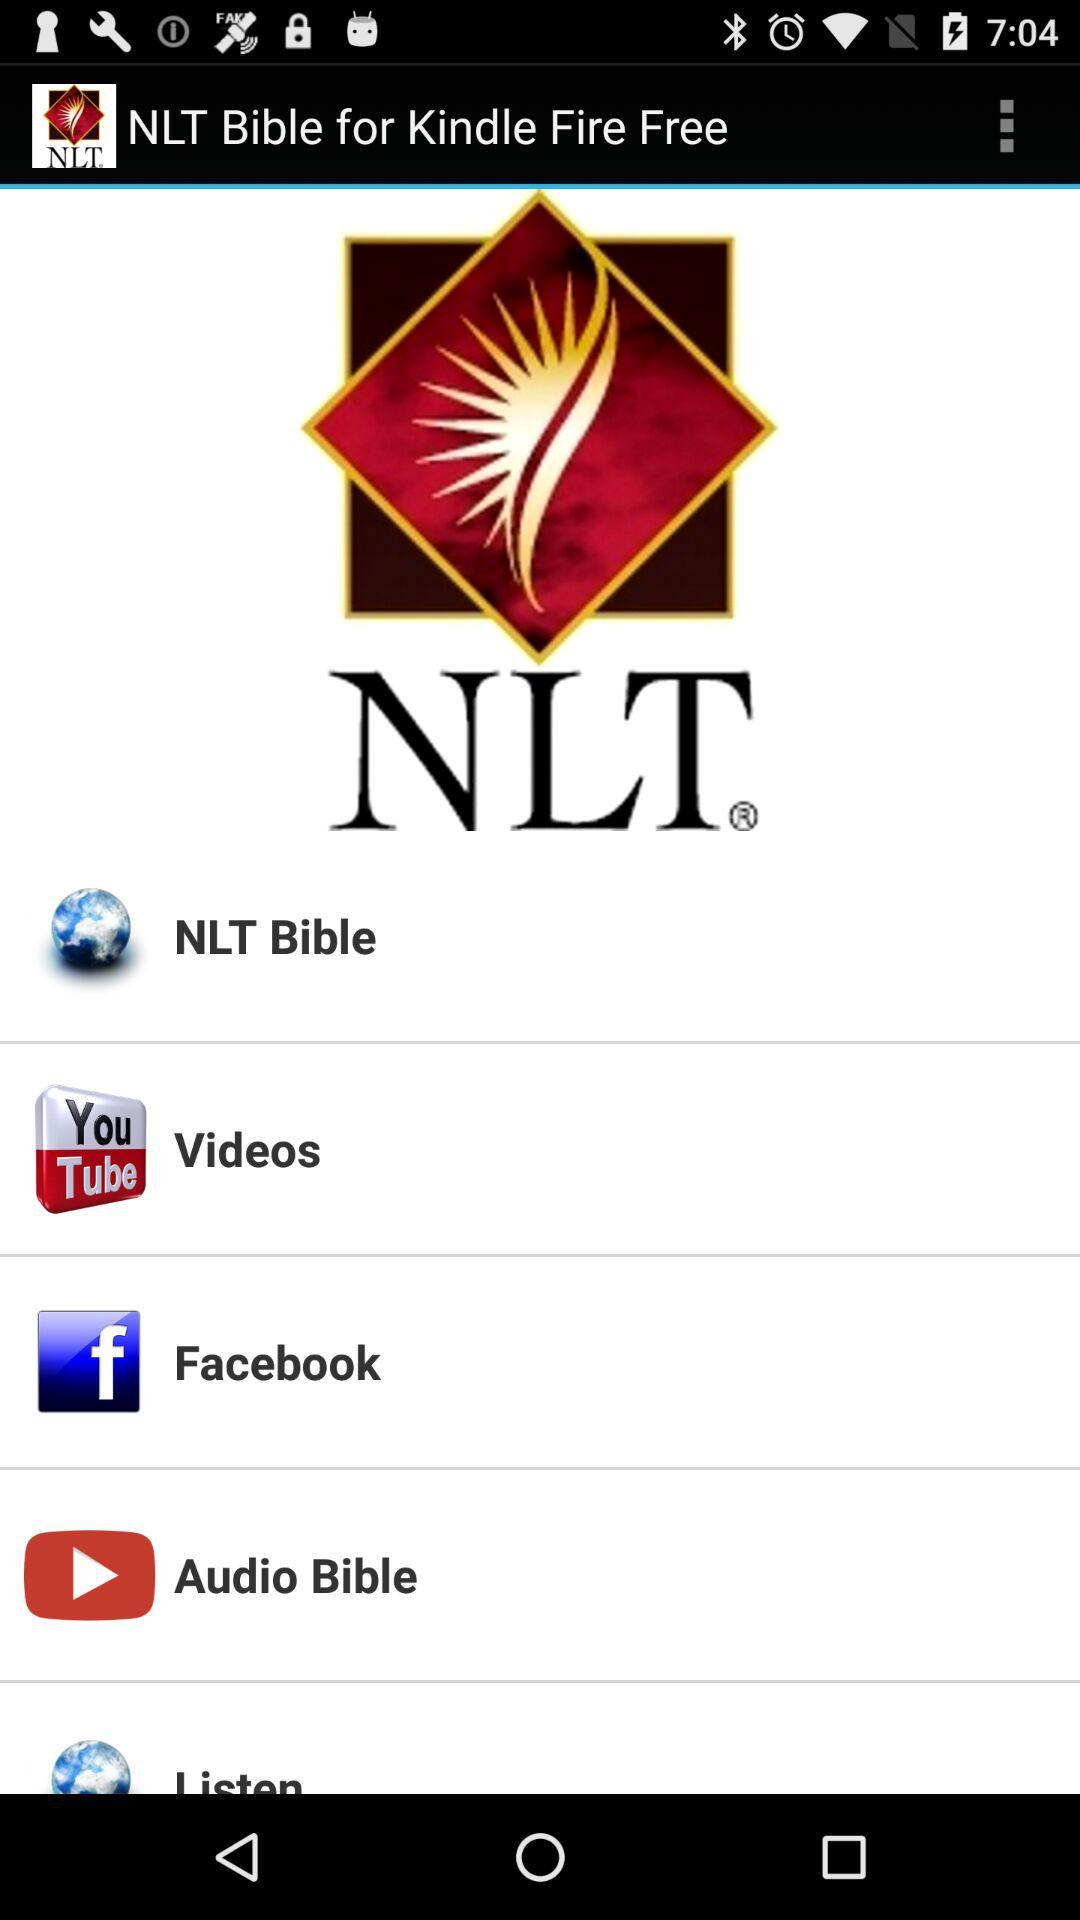 The image size is (1080, 1920). What do you see at coordinates (613, 1360) in the screenshot?
I see `the app above the audio bible icon` at bounding box center [613, 1360].